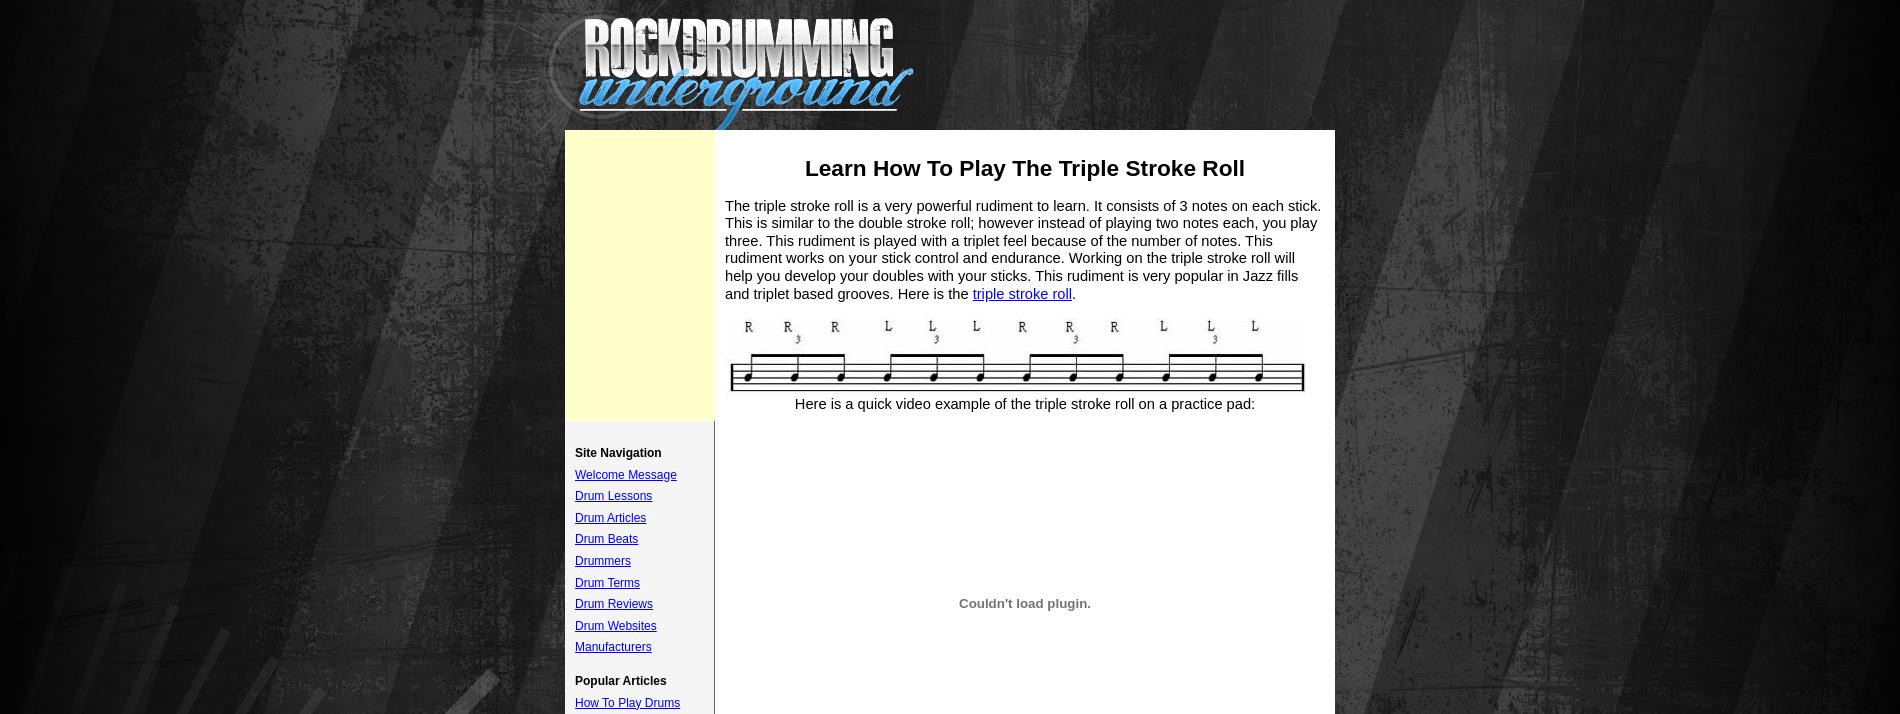 This screenshot has width=1900, height=714. Describe the element at coordinates (612, 646) in the screenshot. I see `'Manufacturers'` at that location.